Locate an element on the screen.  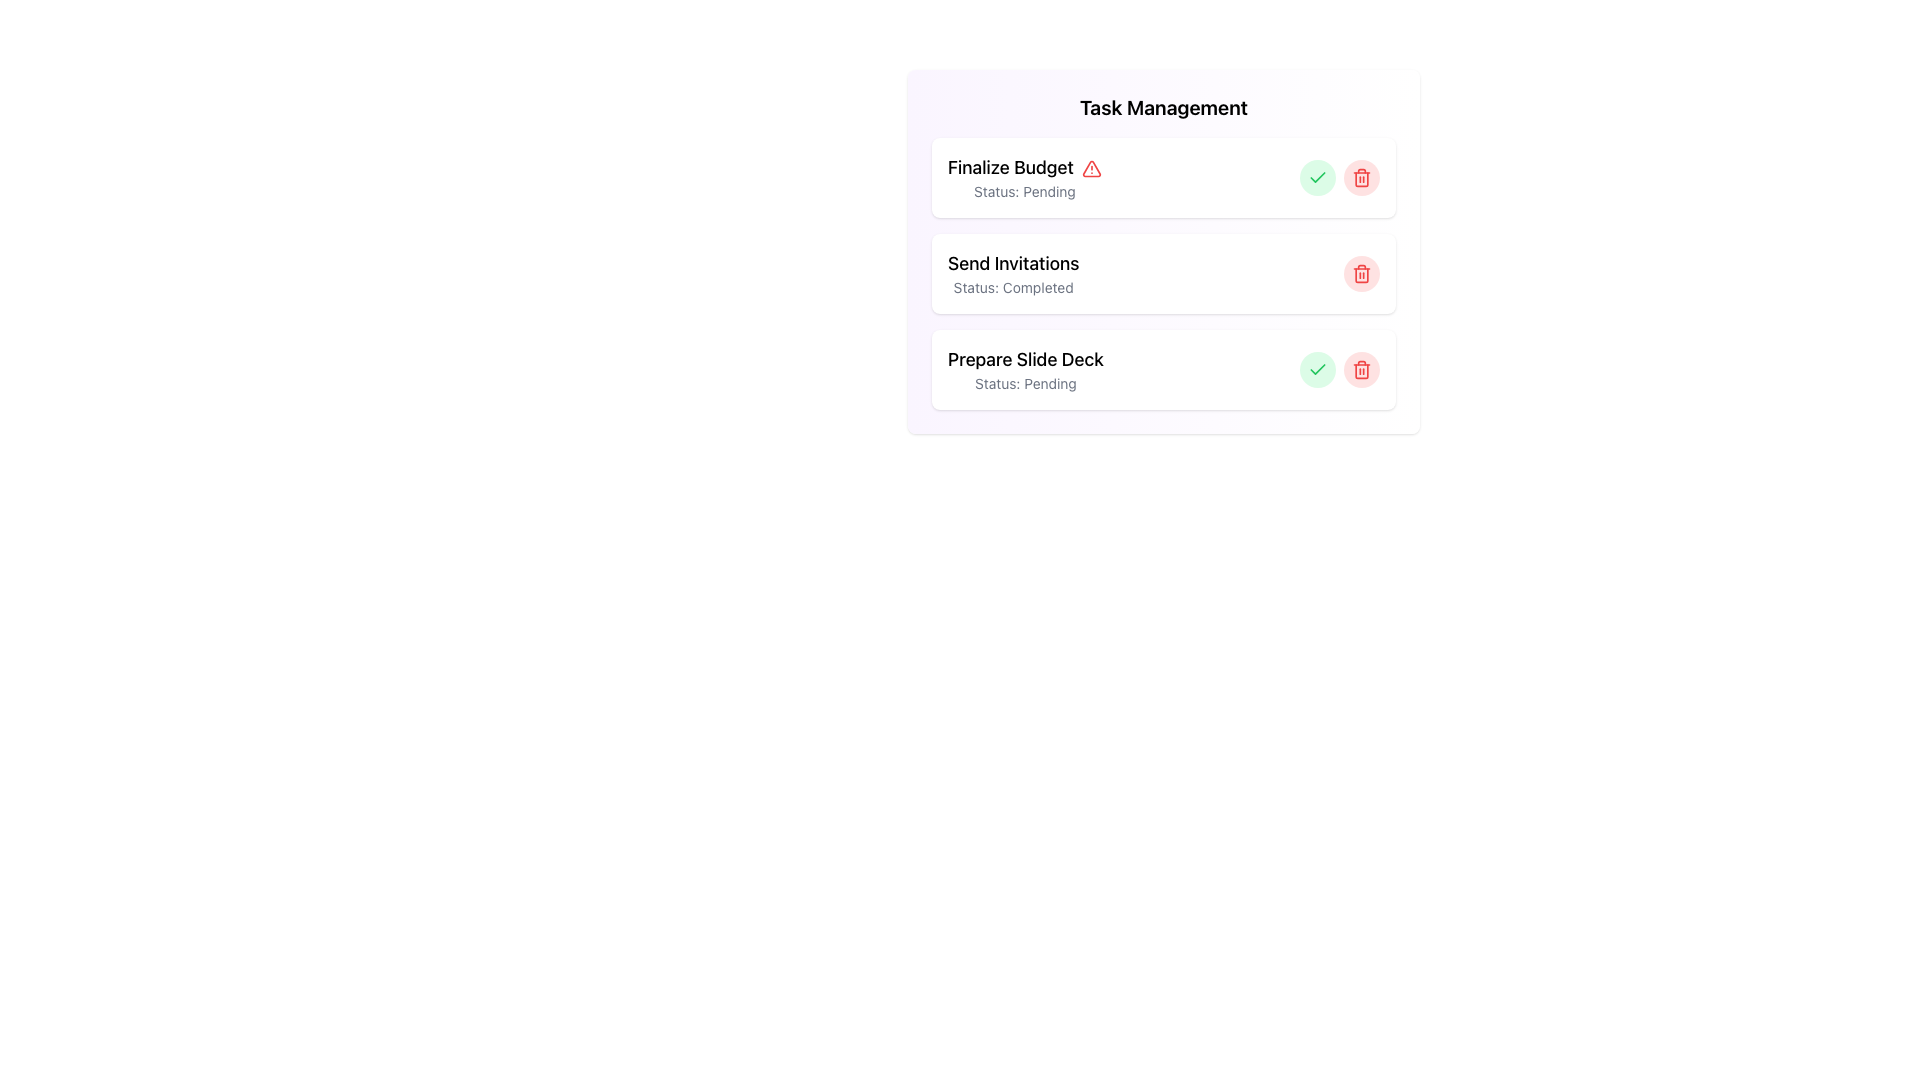
the text label displaying the title or description of the task located at the top of the 'Finalize Budget Status: Pending' group in the task management list is located at coordinates (1024, 167).